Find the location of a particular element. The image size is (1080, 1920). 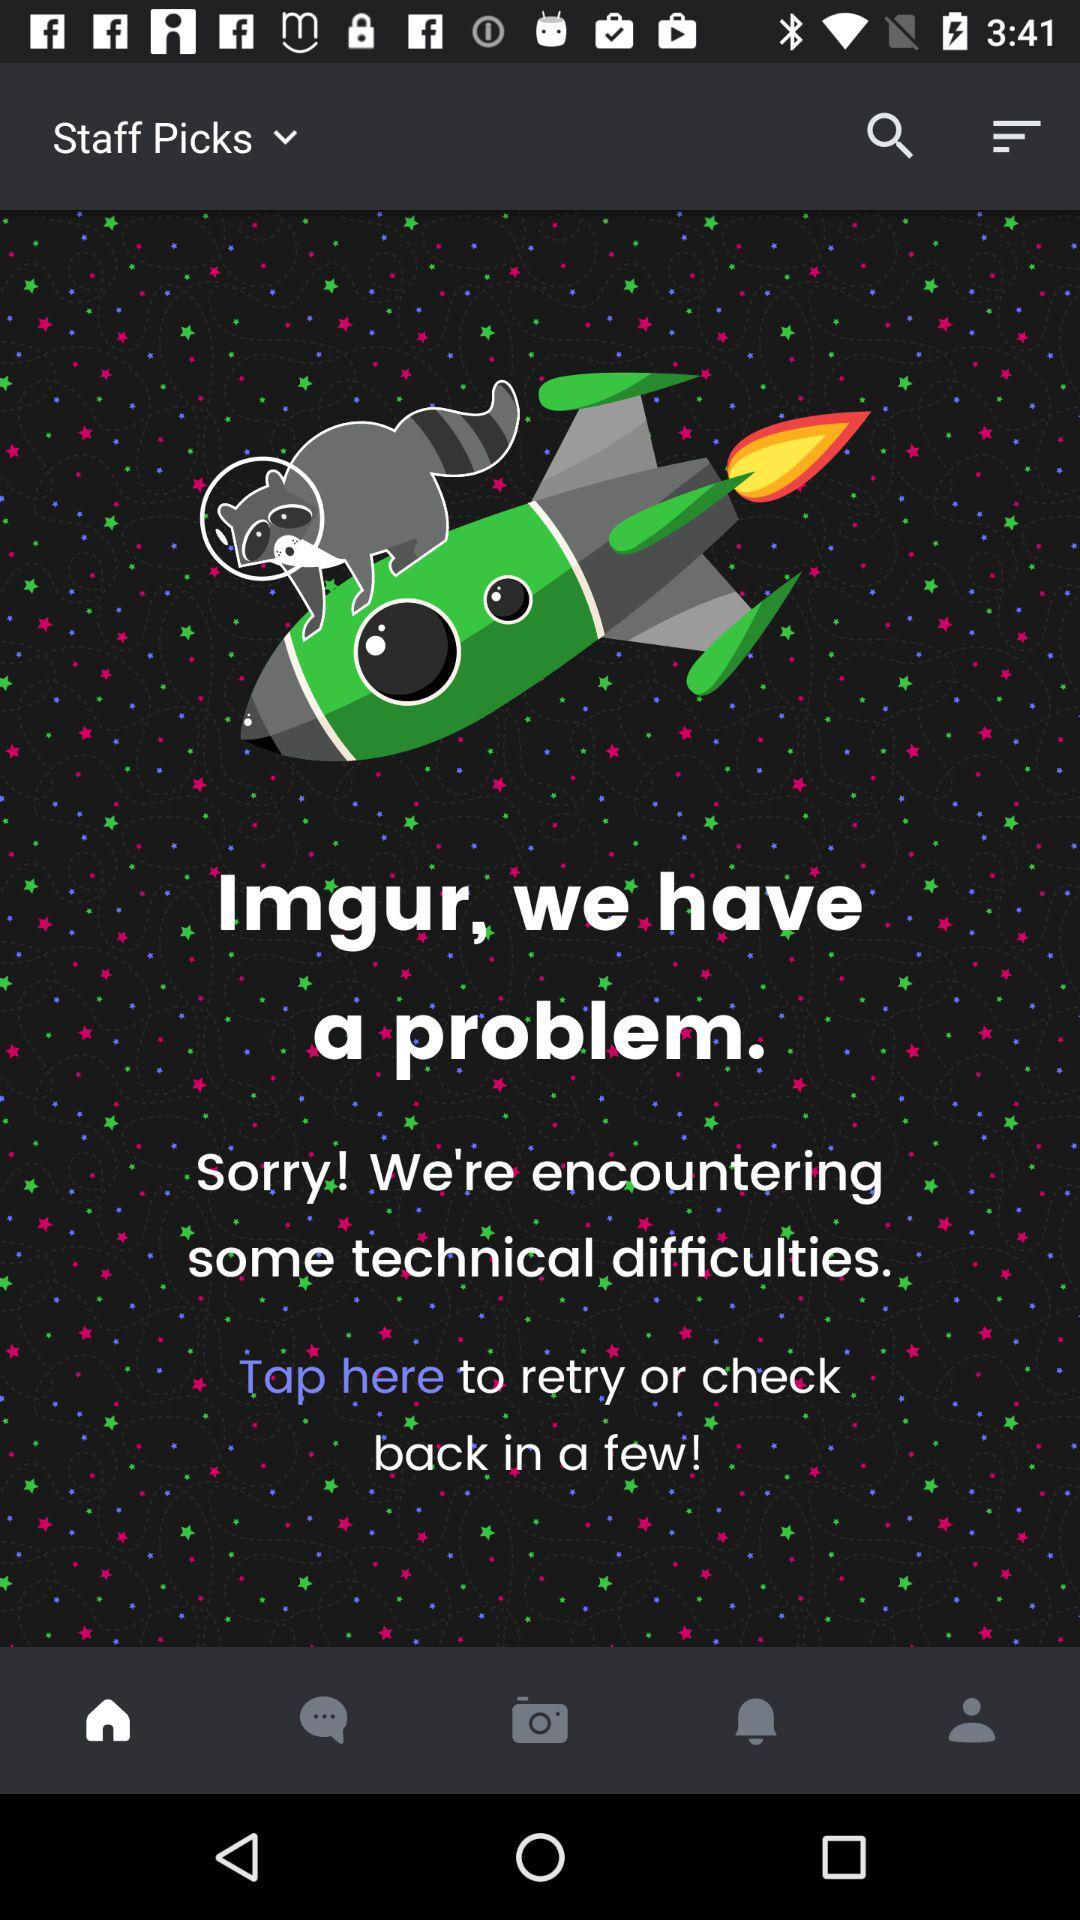

icon to the right of staff picks is located at coordinates (890, 135).